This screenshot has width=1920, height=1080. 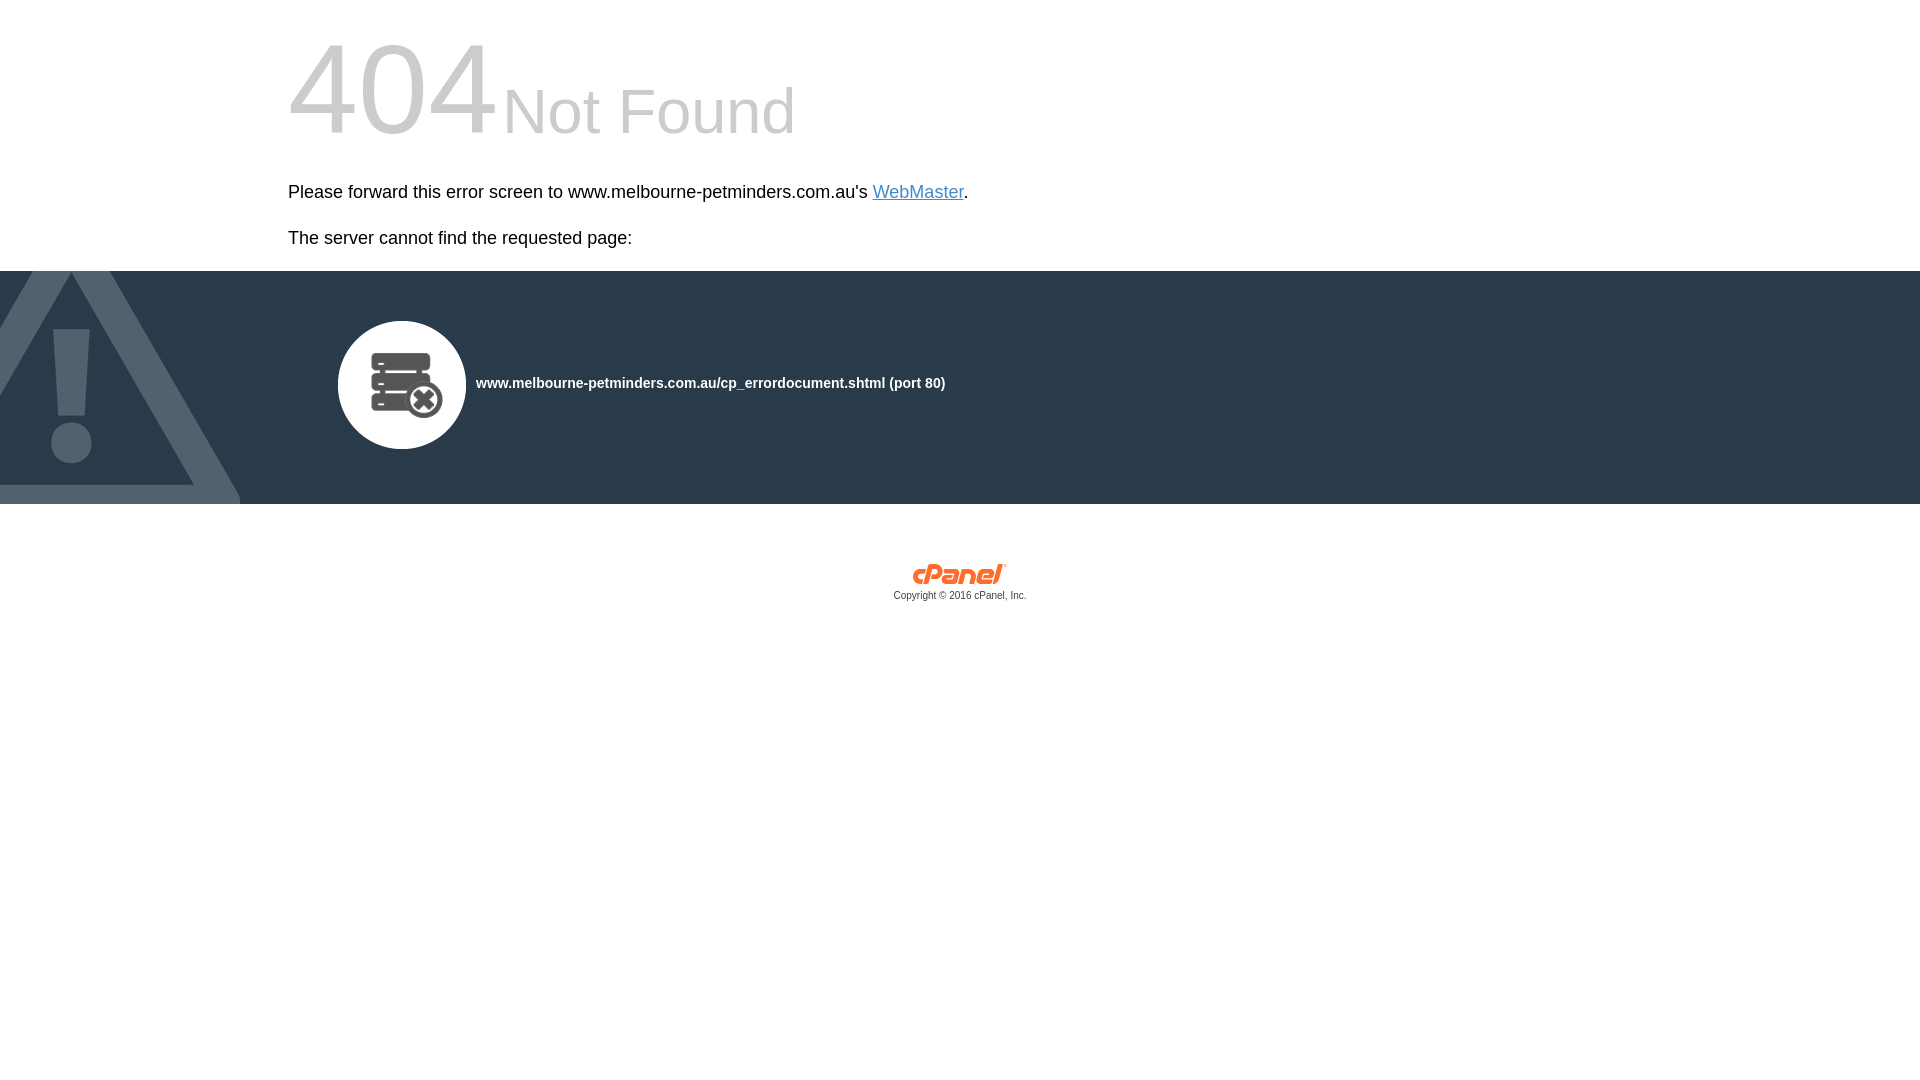 What do you see at coordinates (917, 192) in the screenshot?
I see `'WebMaster'` at bounding box center [917, 192].